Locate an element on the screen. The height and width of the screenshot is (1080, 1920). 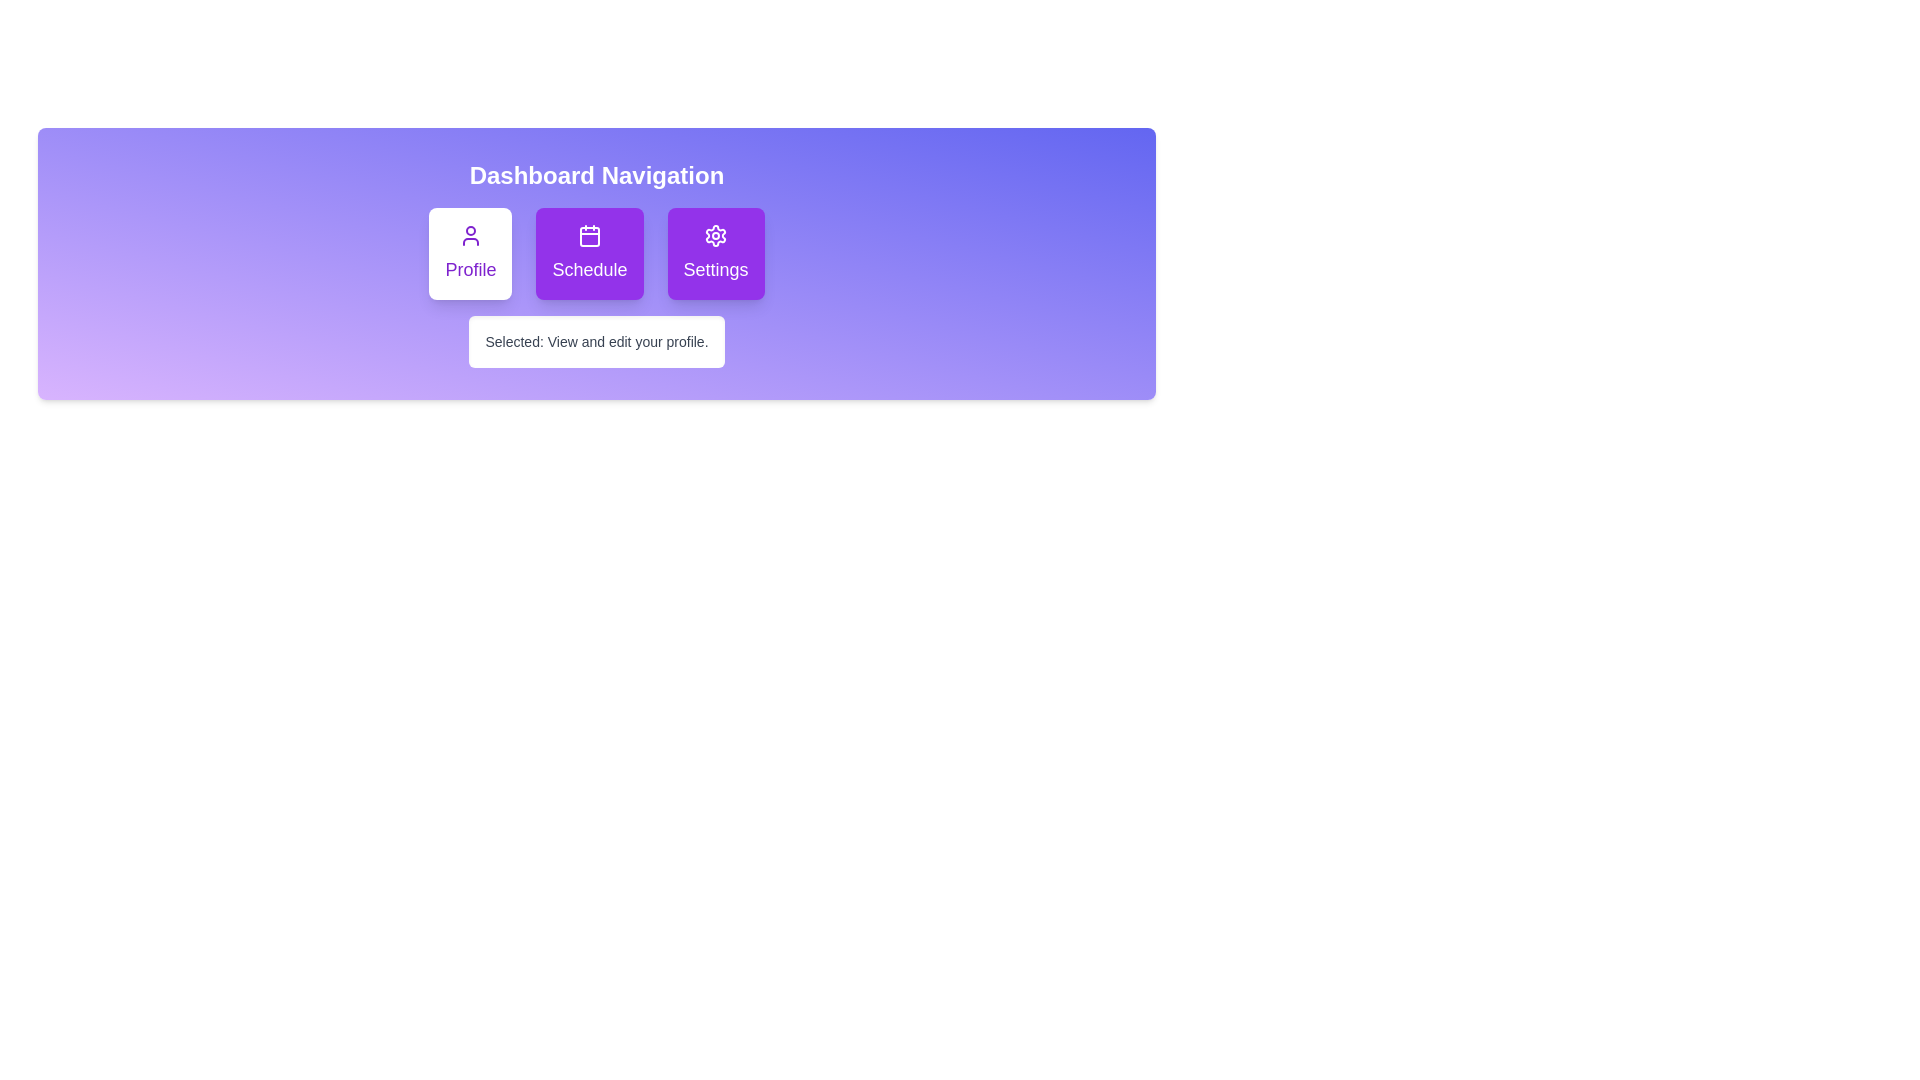
the calendar icon located at the top center of the 'Schedule' button, which is the second button in the horizontal navigation layout is located at coordinates (589, 234).